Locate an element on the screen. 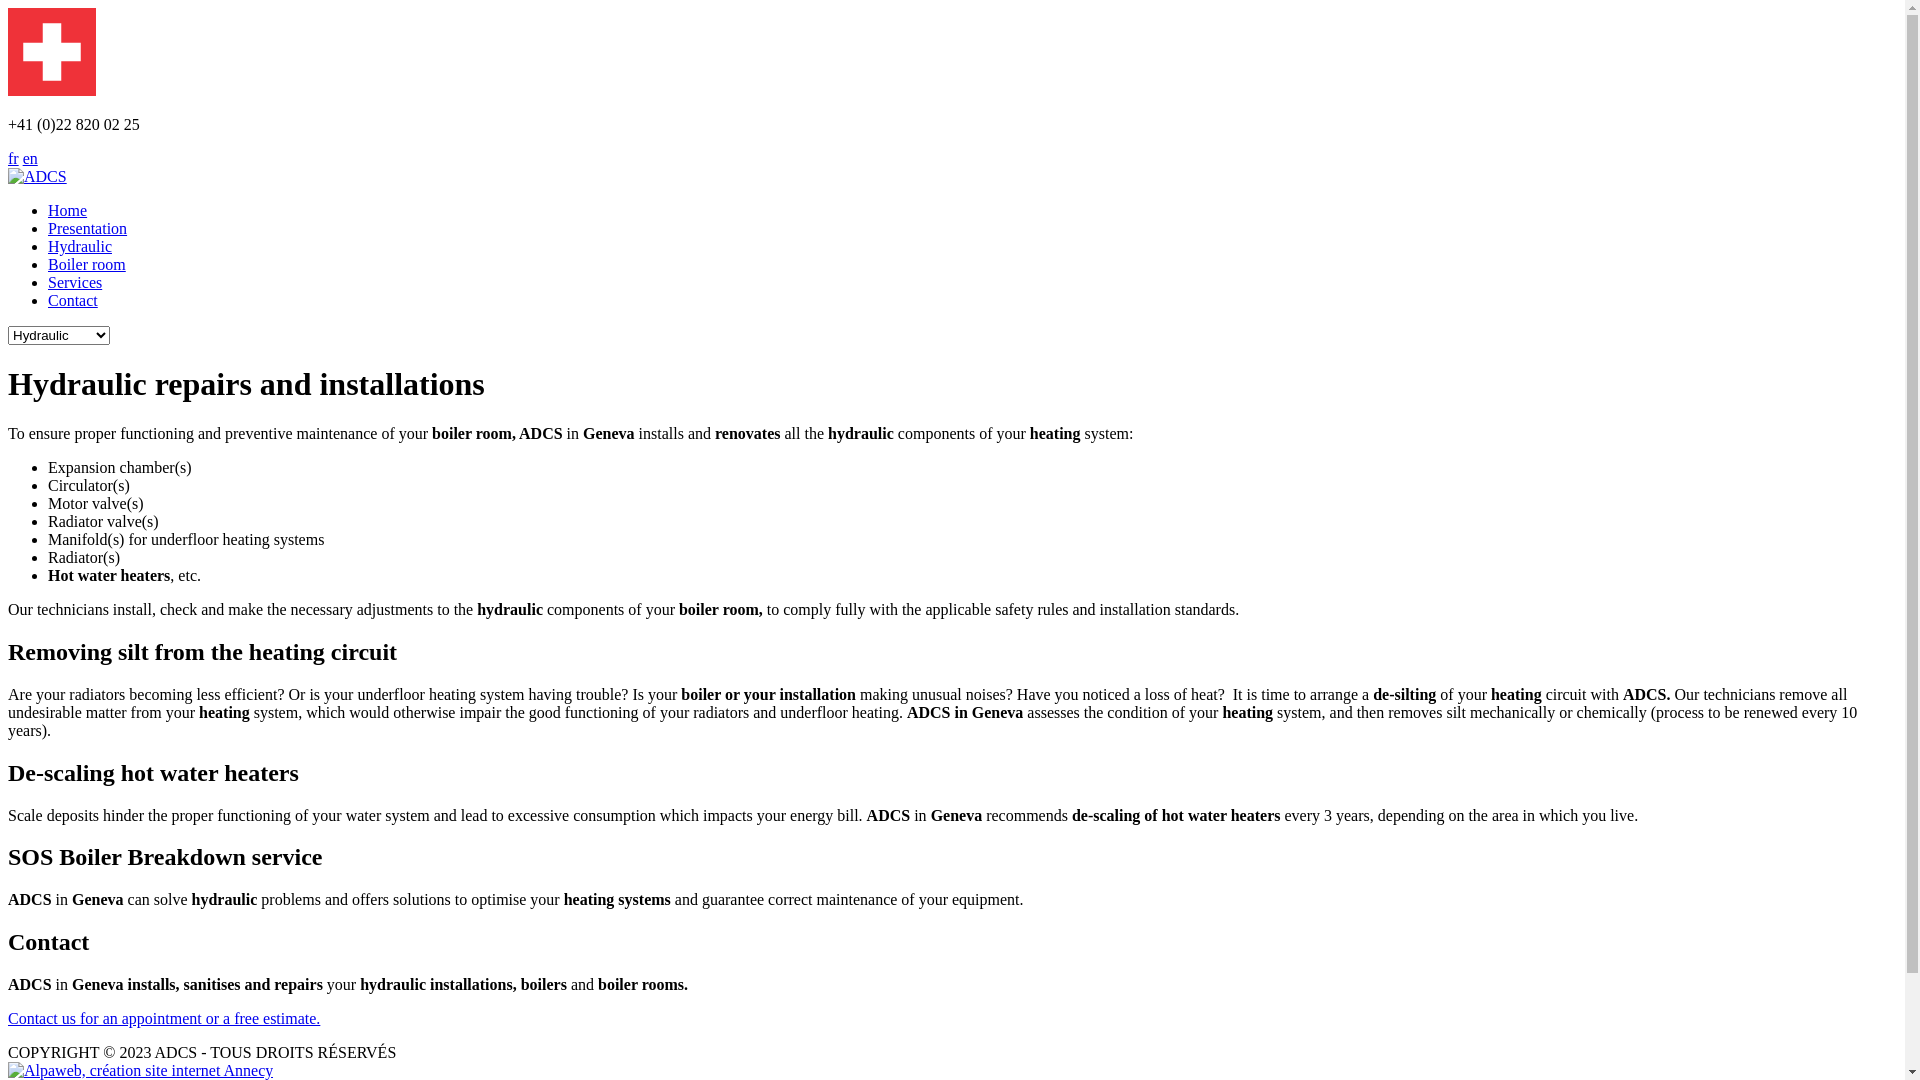  'fr' is located at coordinates (8, 157).